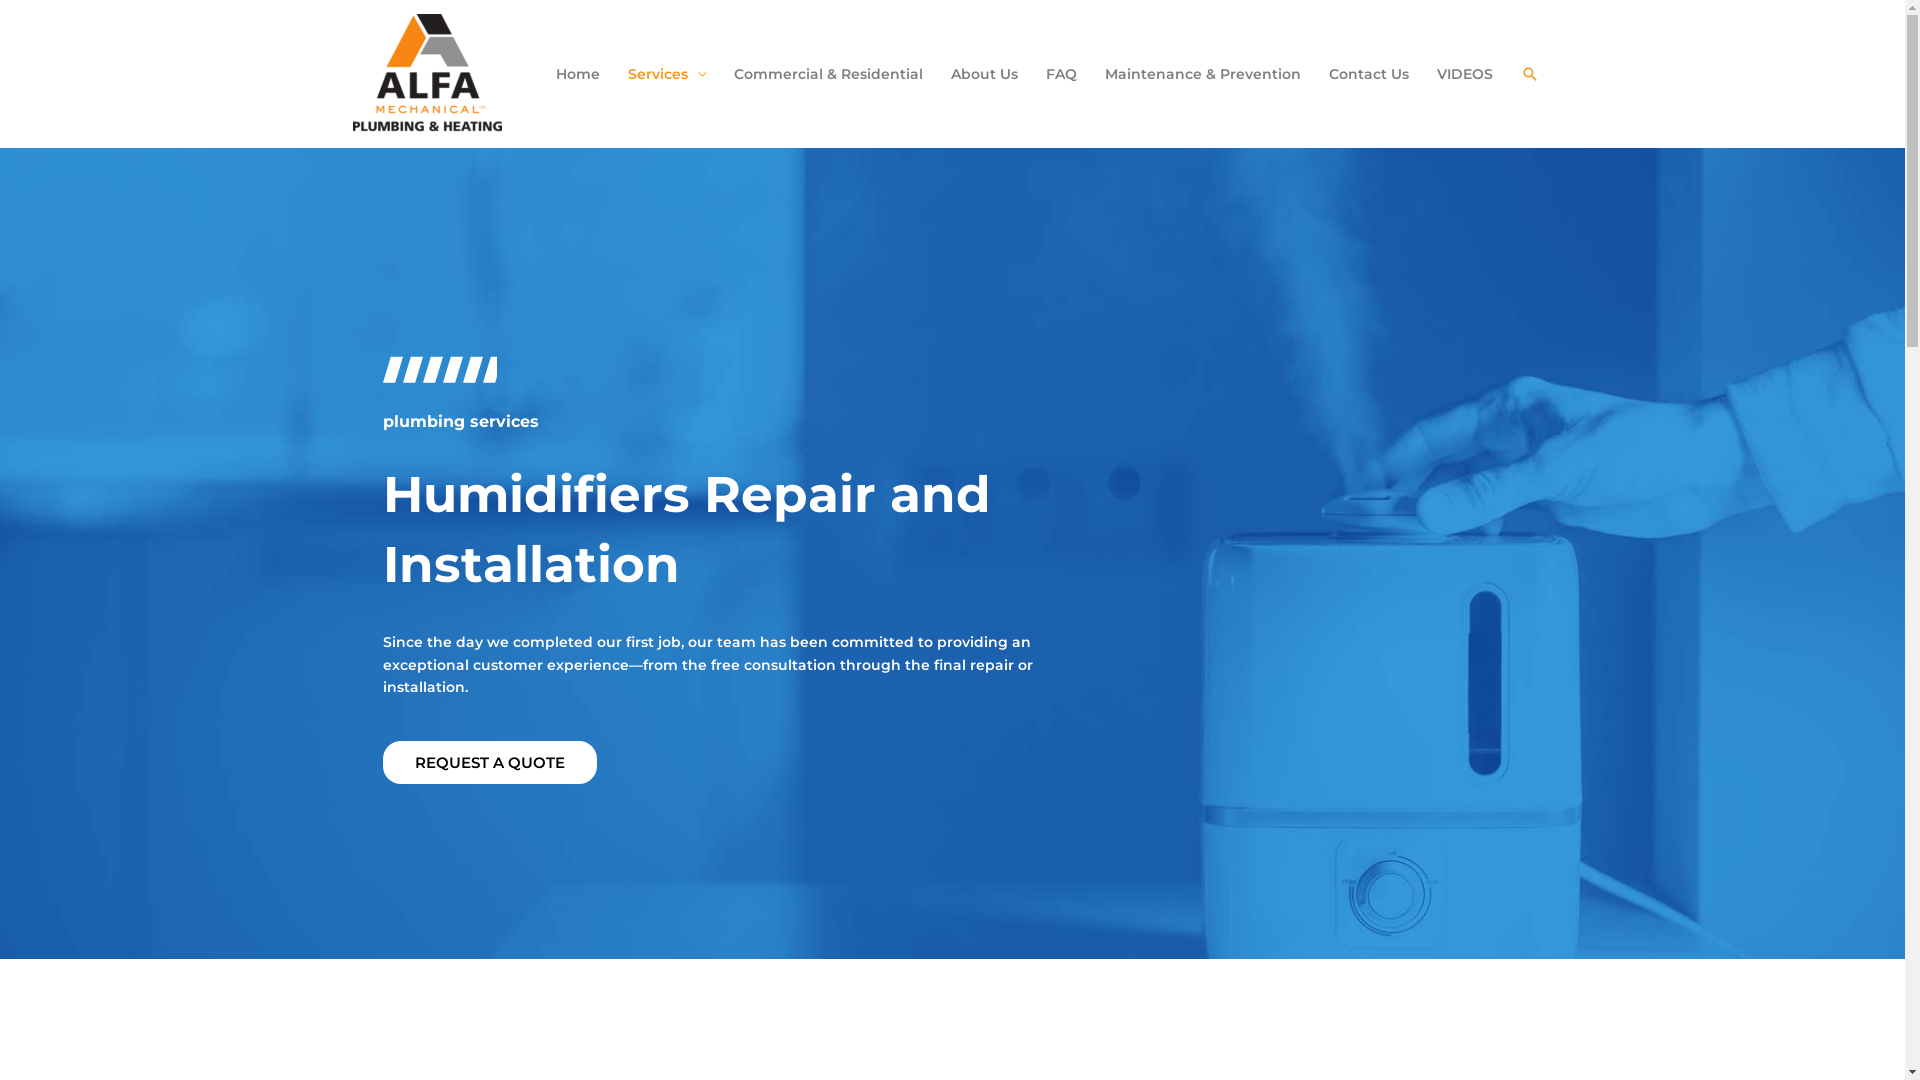 The image size is (1920, 1080). I want to click on 'Services', so click(667, 72).